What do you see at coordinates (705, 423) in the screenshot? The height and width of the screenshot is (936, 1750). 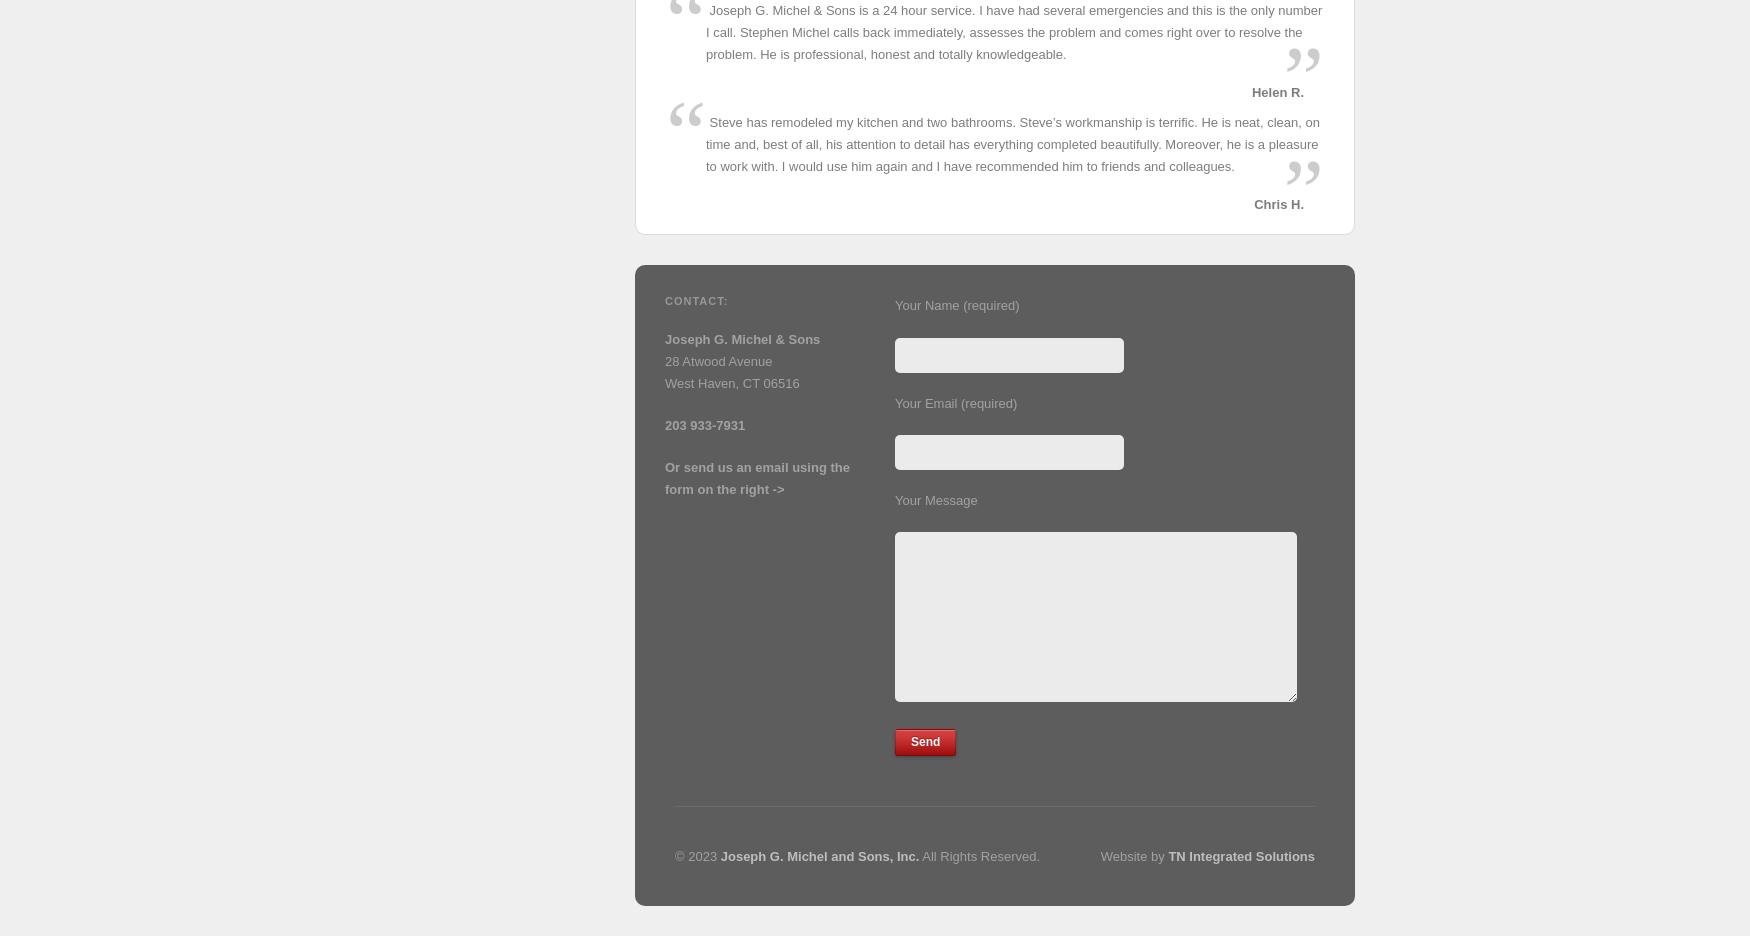 I see `'203 933-7931'` at bounding box center [705, 423].